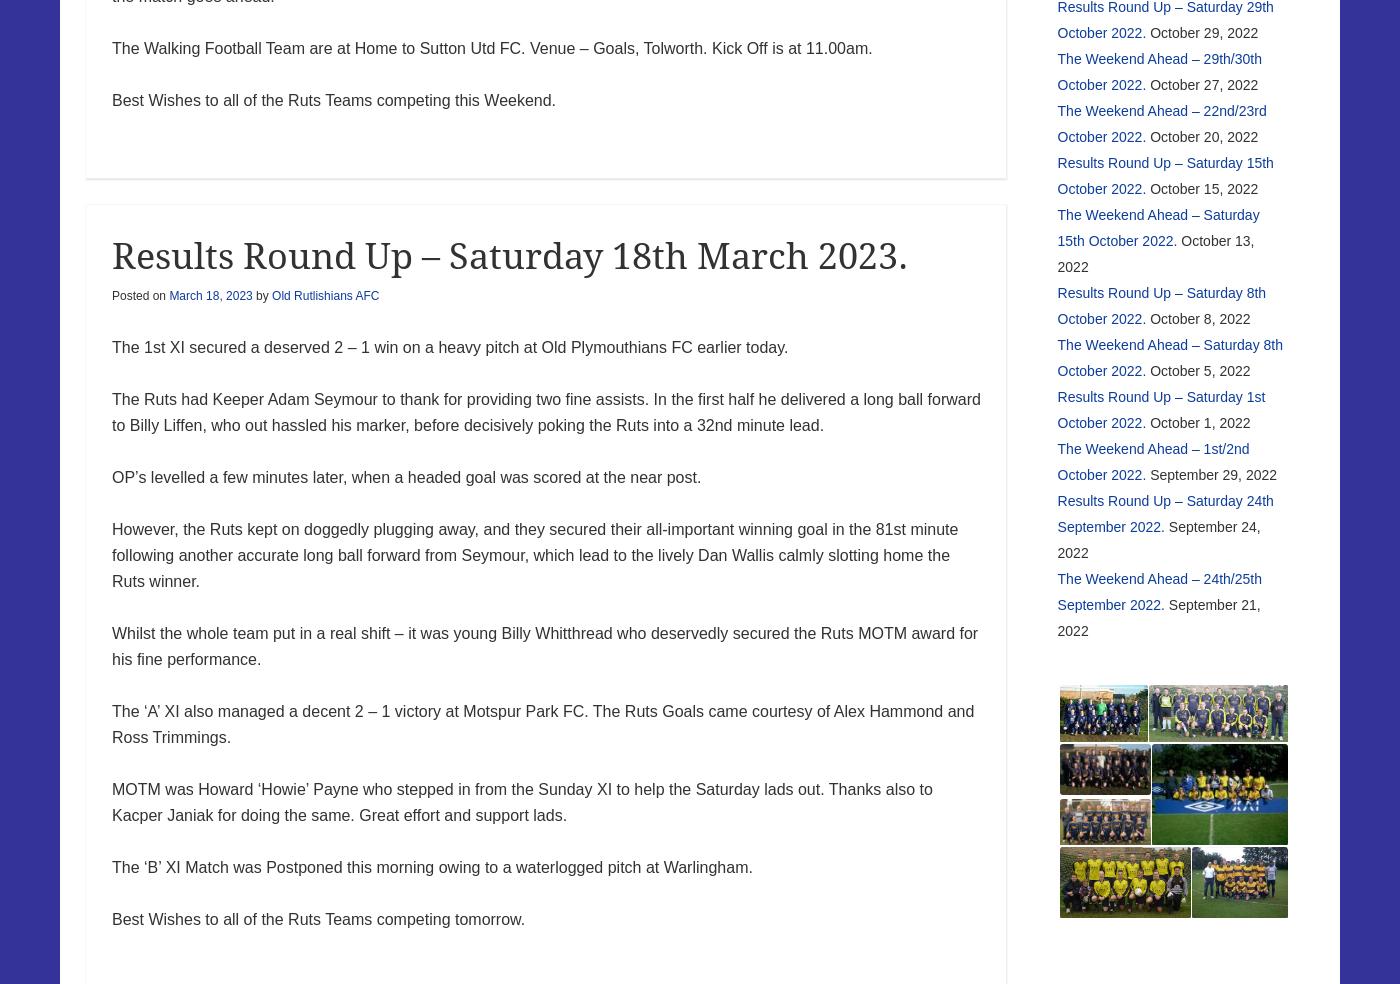 This screenshot has width=1400, height=984. Describe the element at coordinates (1159, 70) in the screenshot. I see `'The Weekend Ahead – 29th/30th October 2022.'` at that location.